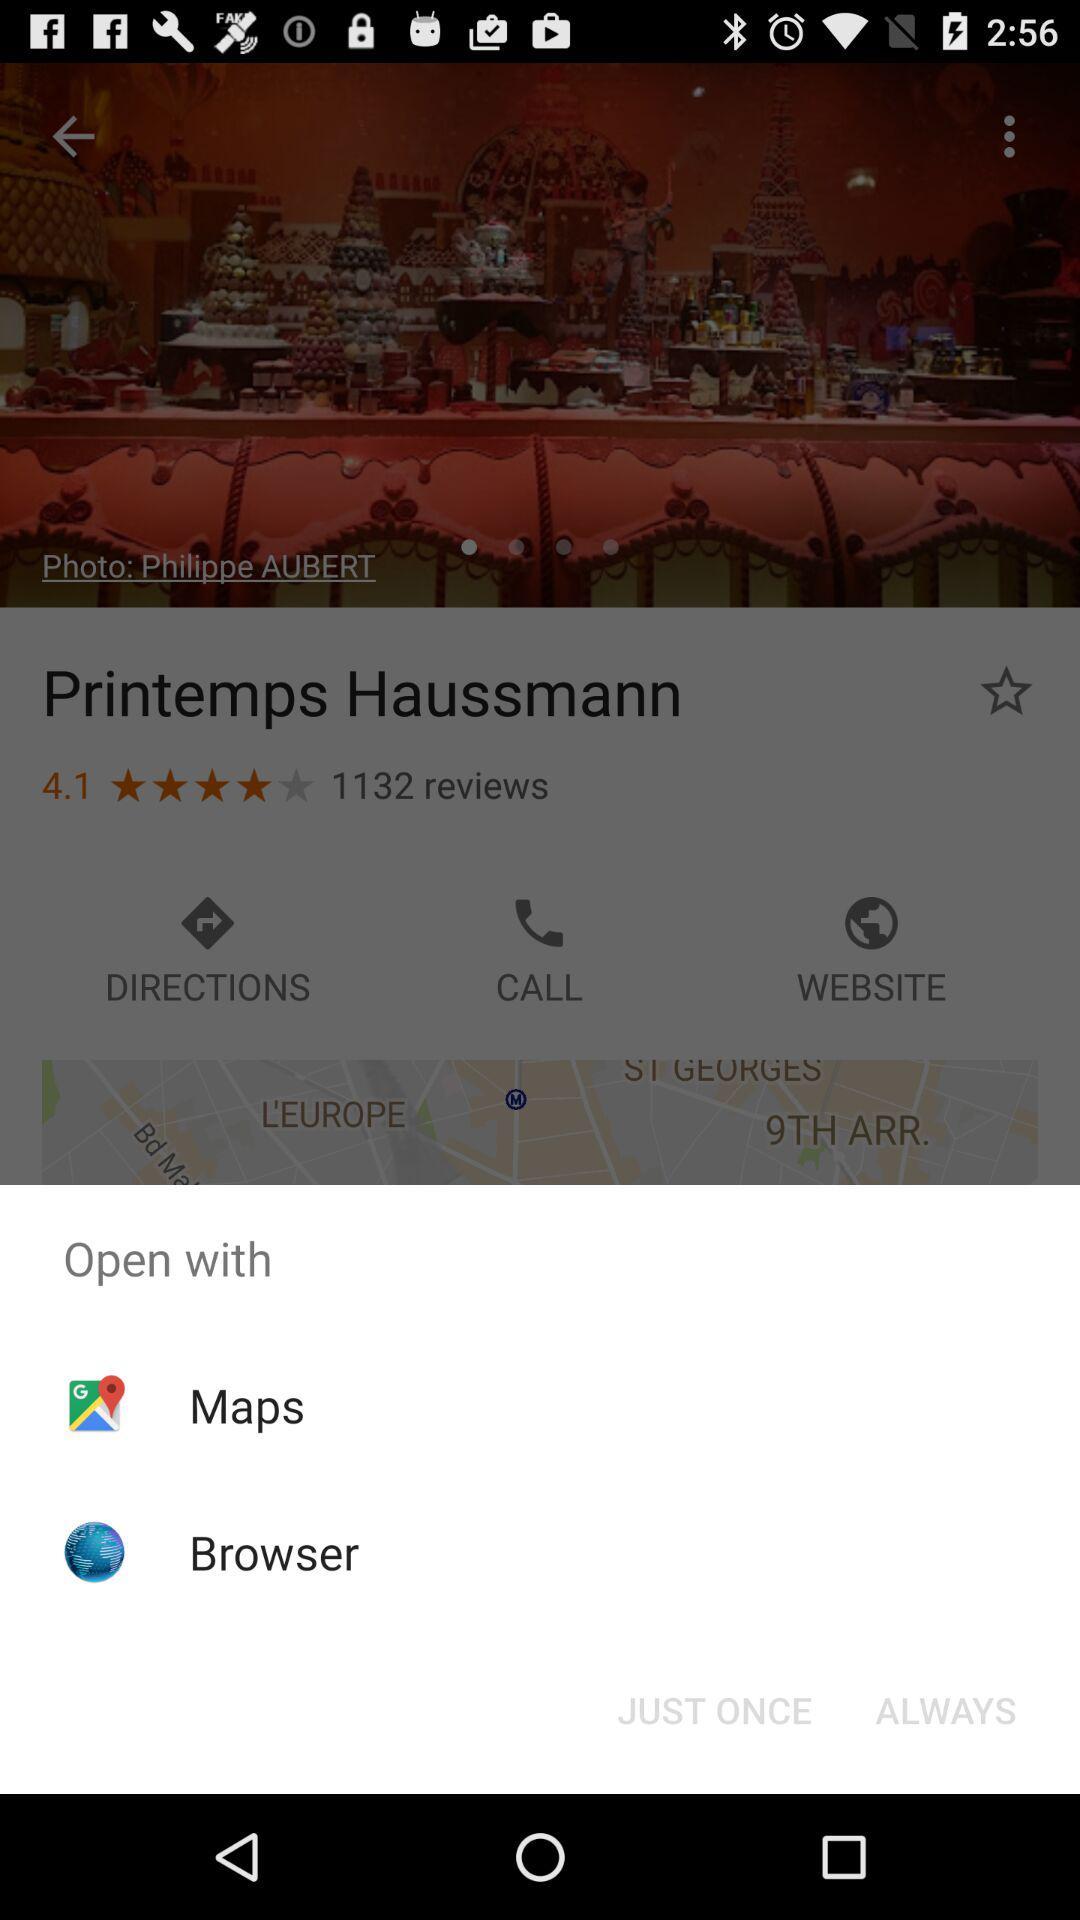 Image resolution: width=1080 pixels, height=1920 pixels. I want to click on always icon, so click(945, 1708).